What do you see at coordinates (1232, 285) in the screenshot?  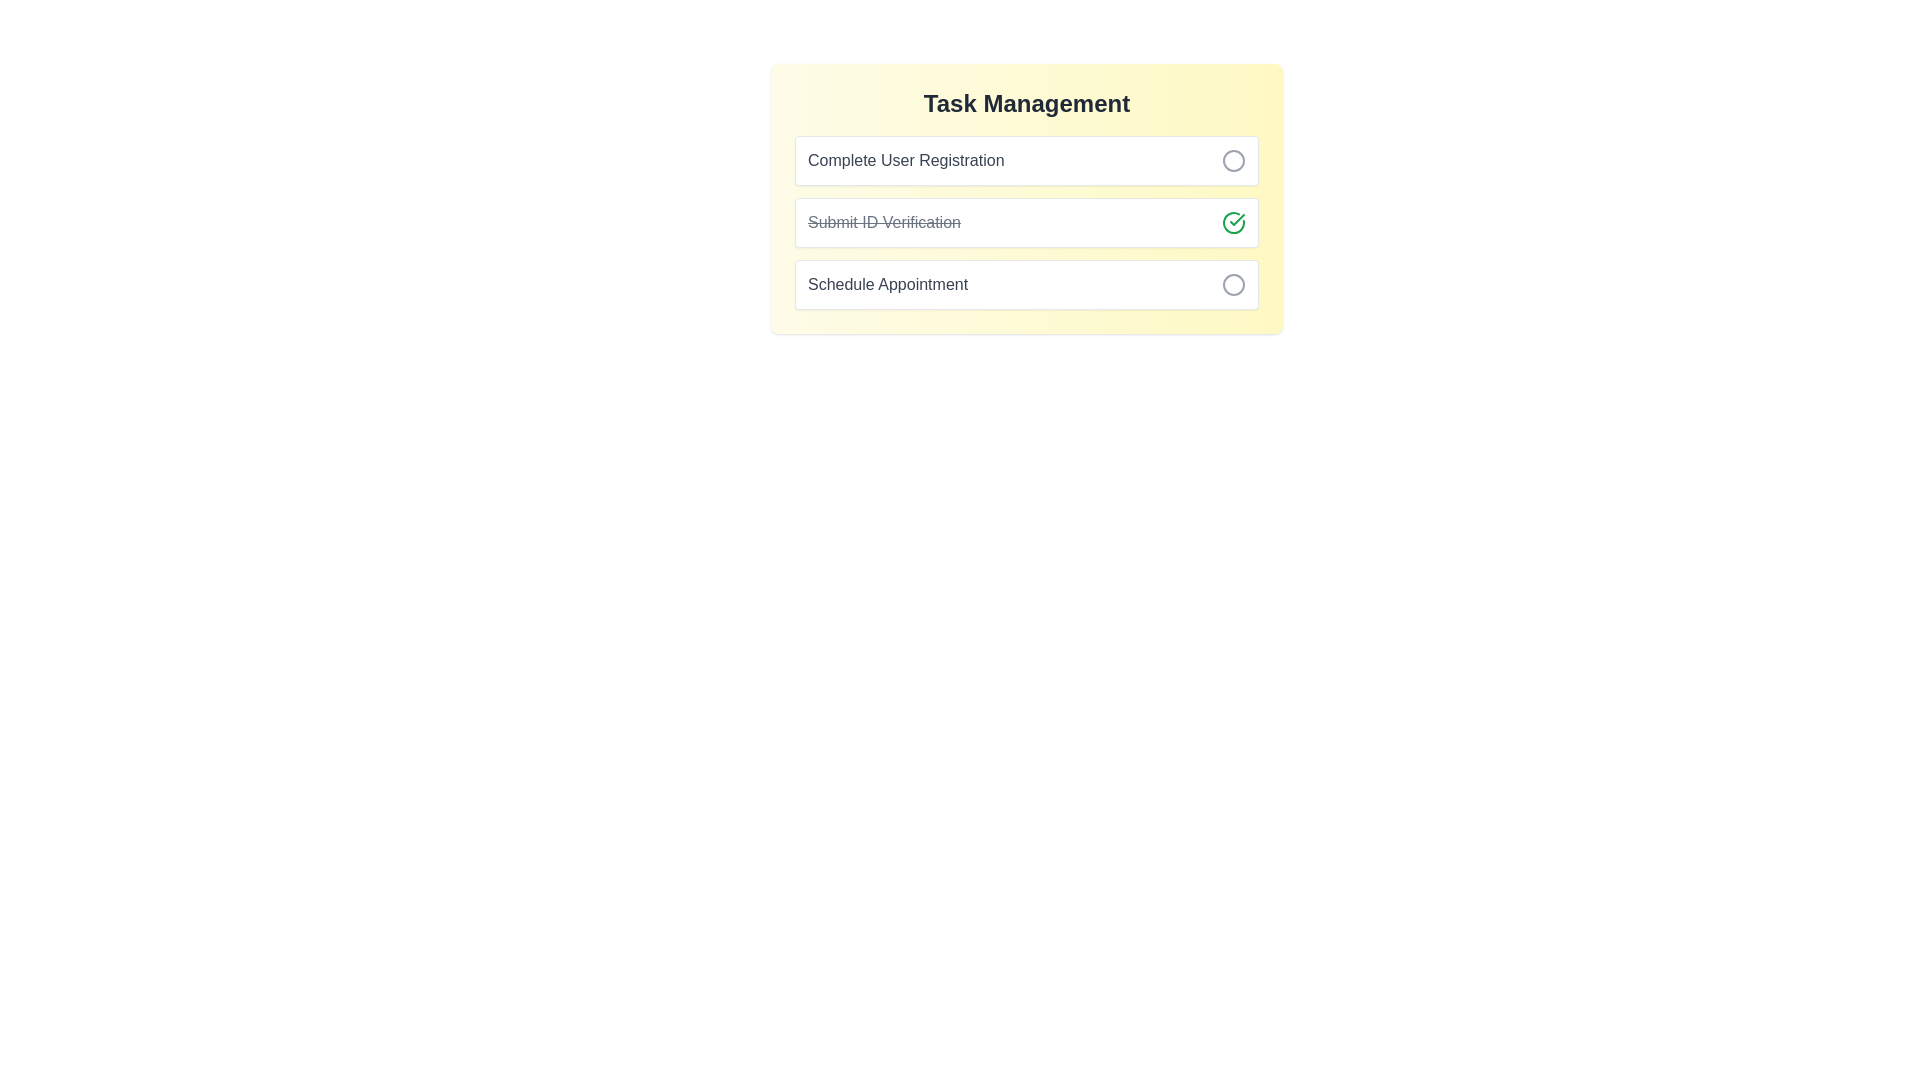 I see `the circular status indicator on the far right of the 'Schedule Appointment' task row` at bounding box center [1232, 285].